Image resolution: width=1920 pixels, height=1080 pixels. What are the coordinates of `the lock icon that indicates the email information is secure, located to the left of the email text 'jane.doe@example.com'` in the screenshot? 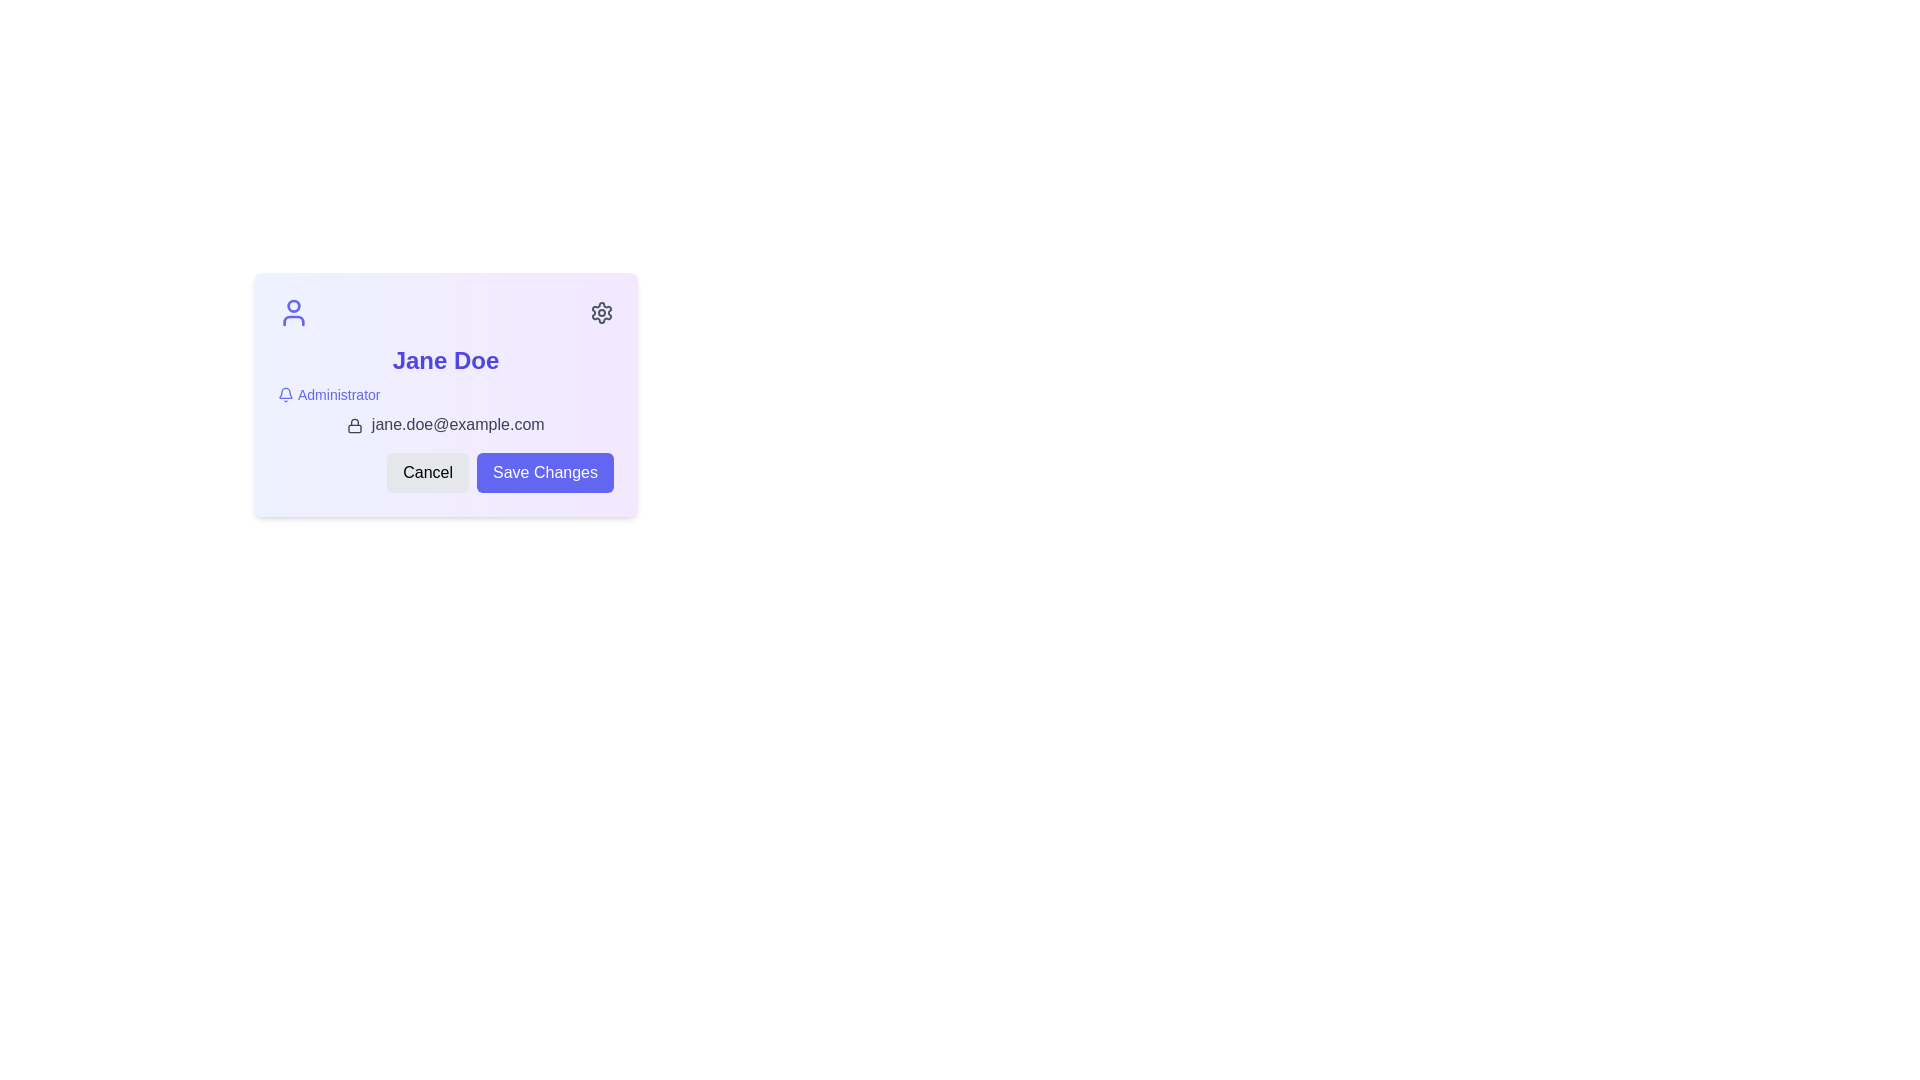 It's located at (355, 424).